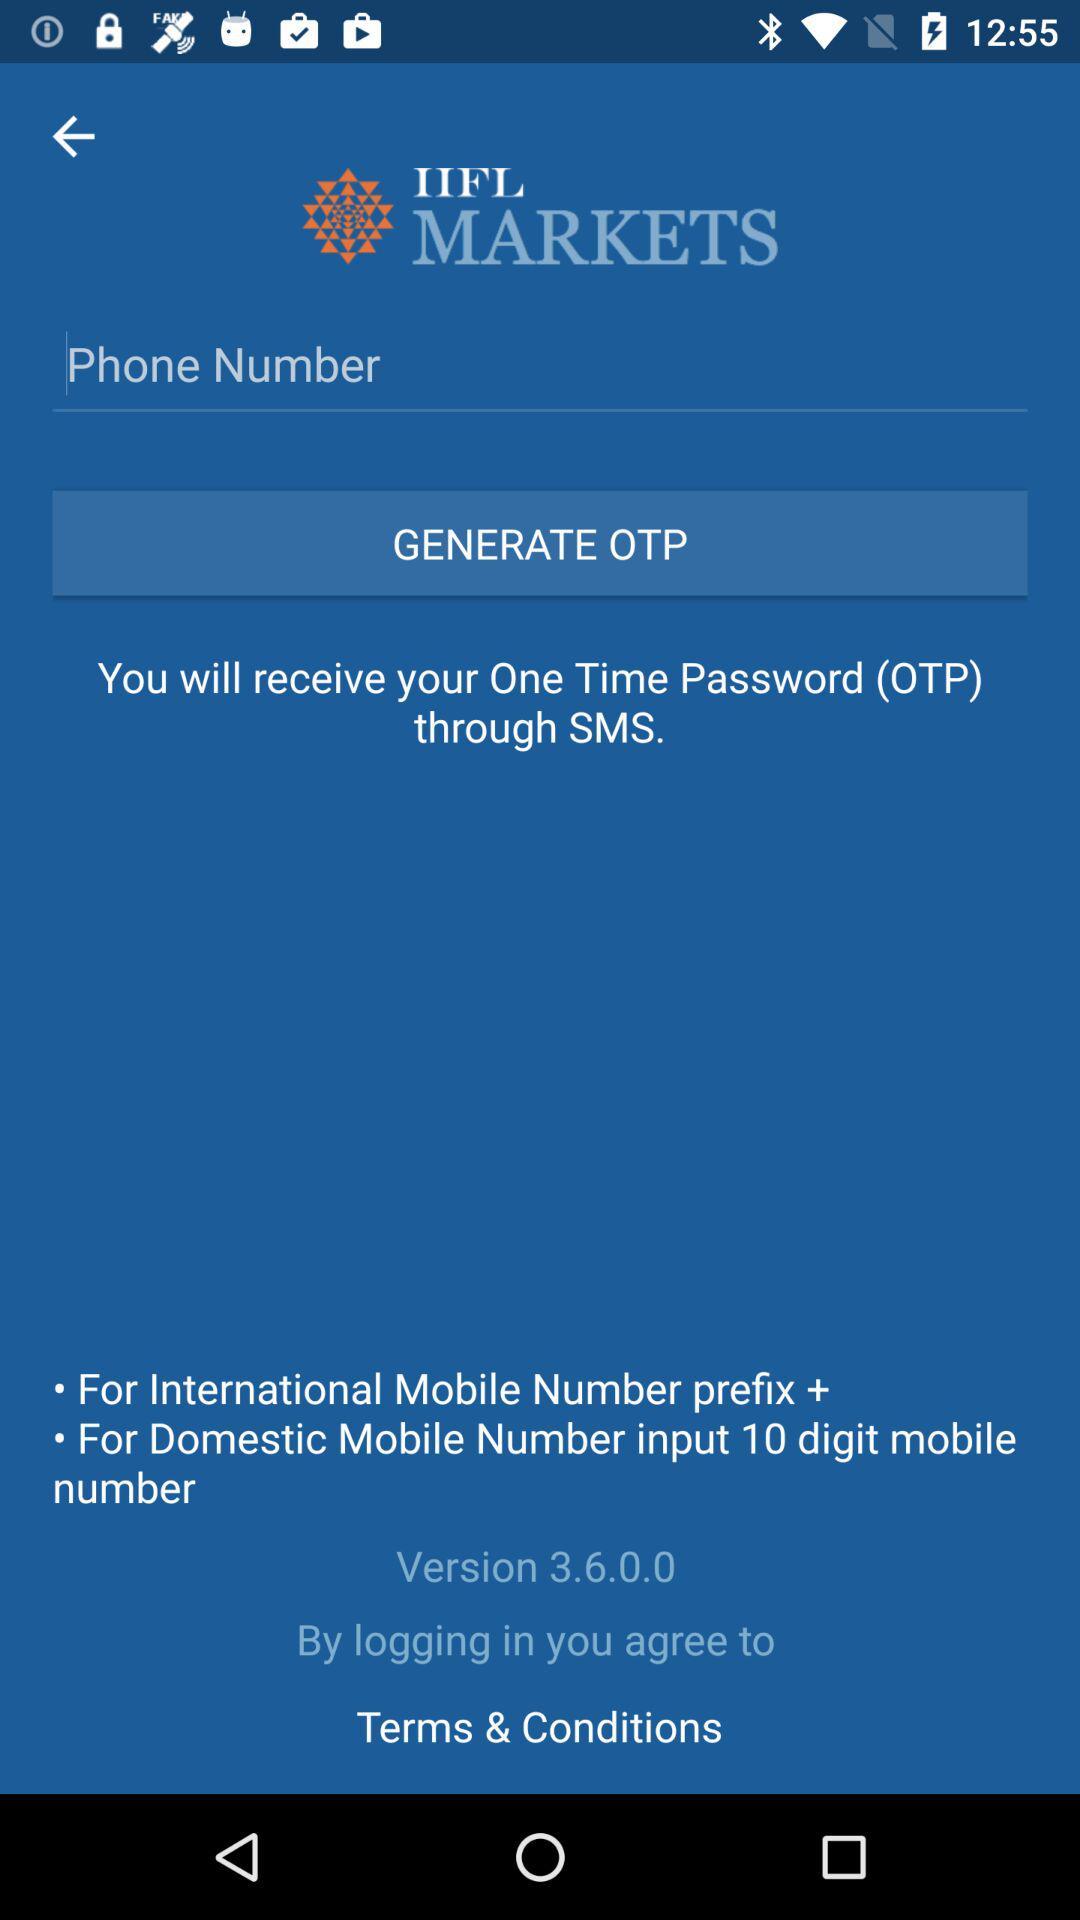 This screenshot has width=1080, height=1920. Describe the element at coordinates (540, 363) in the screenshot. I see `phone number` at that location.